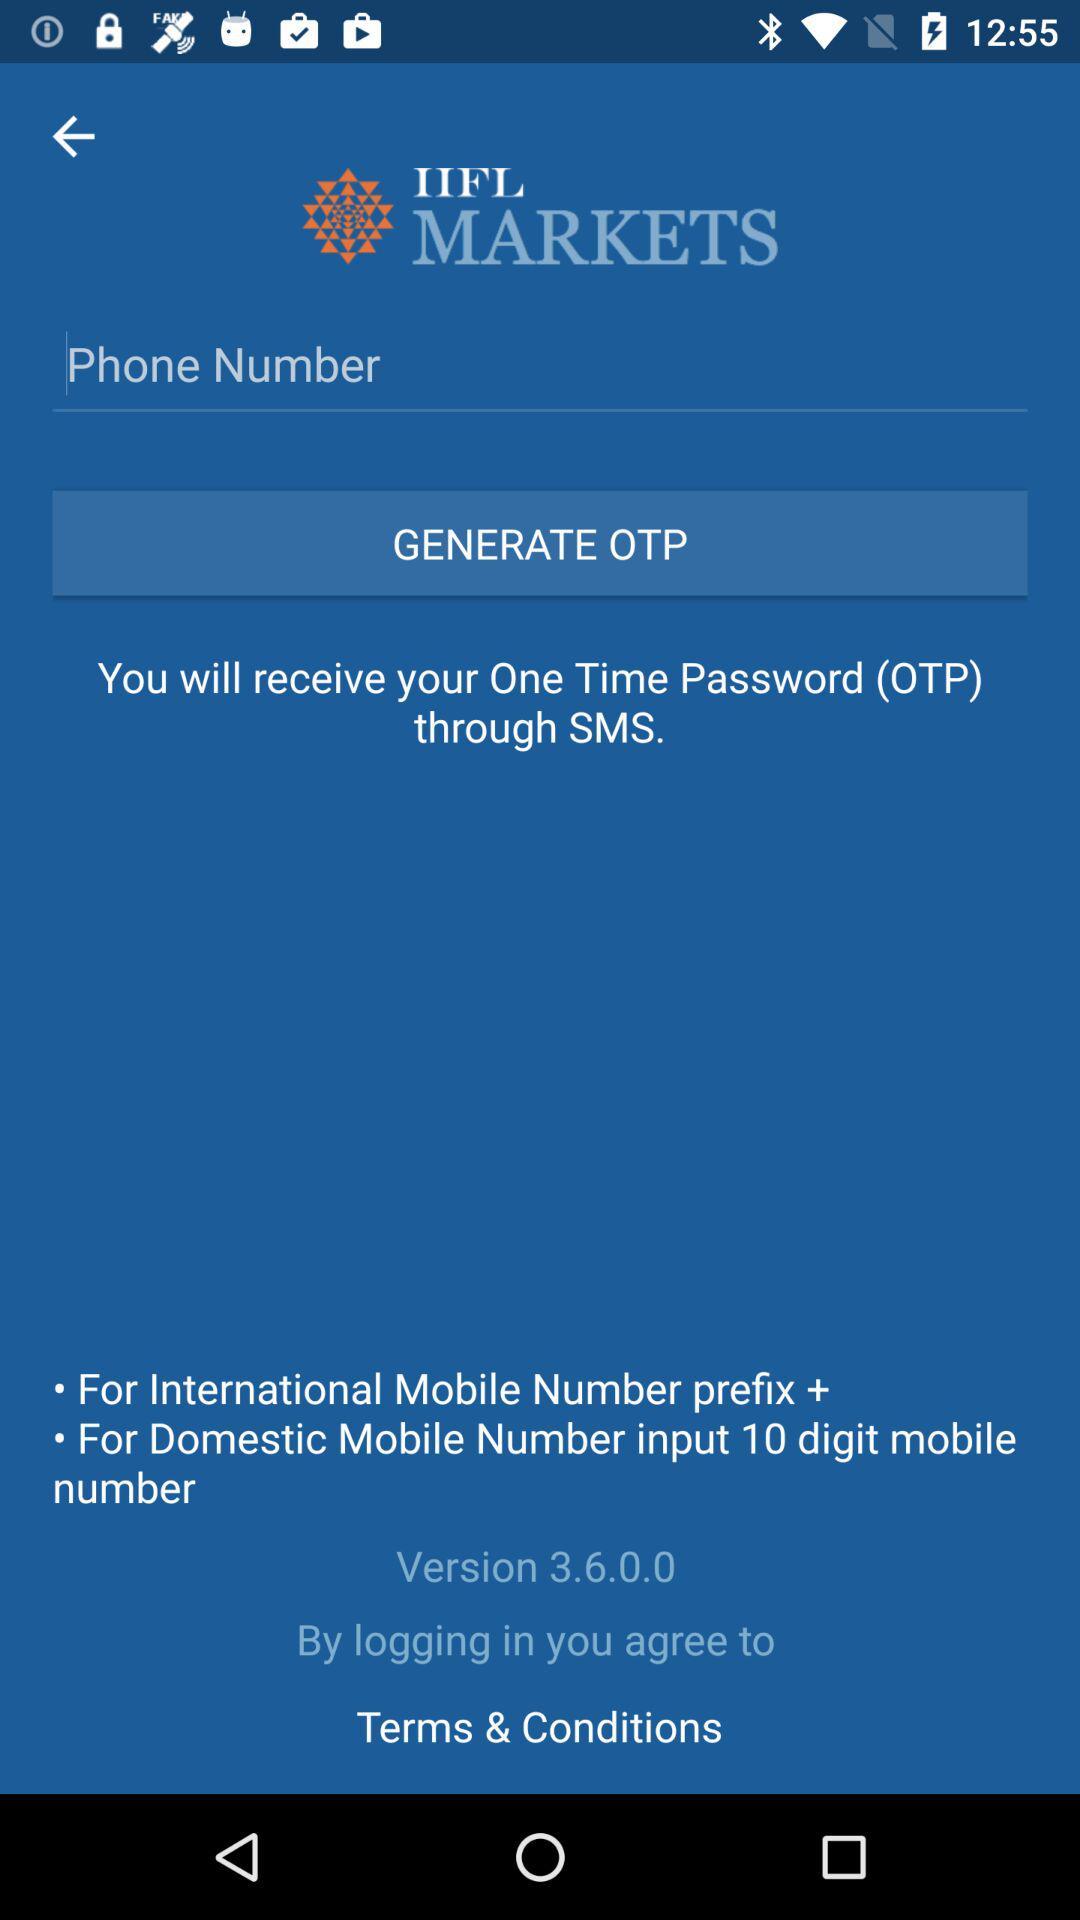 This screenshot has width=1080, height=1920. Describe the element at coordinates (540, 363) in the screenshot. I see `phone number` at that location.